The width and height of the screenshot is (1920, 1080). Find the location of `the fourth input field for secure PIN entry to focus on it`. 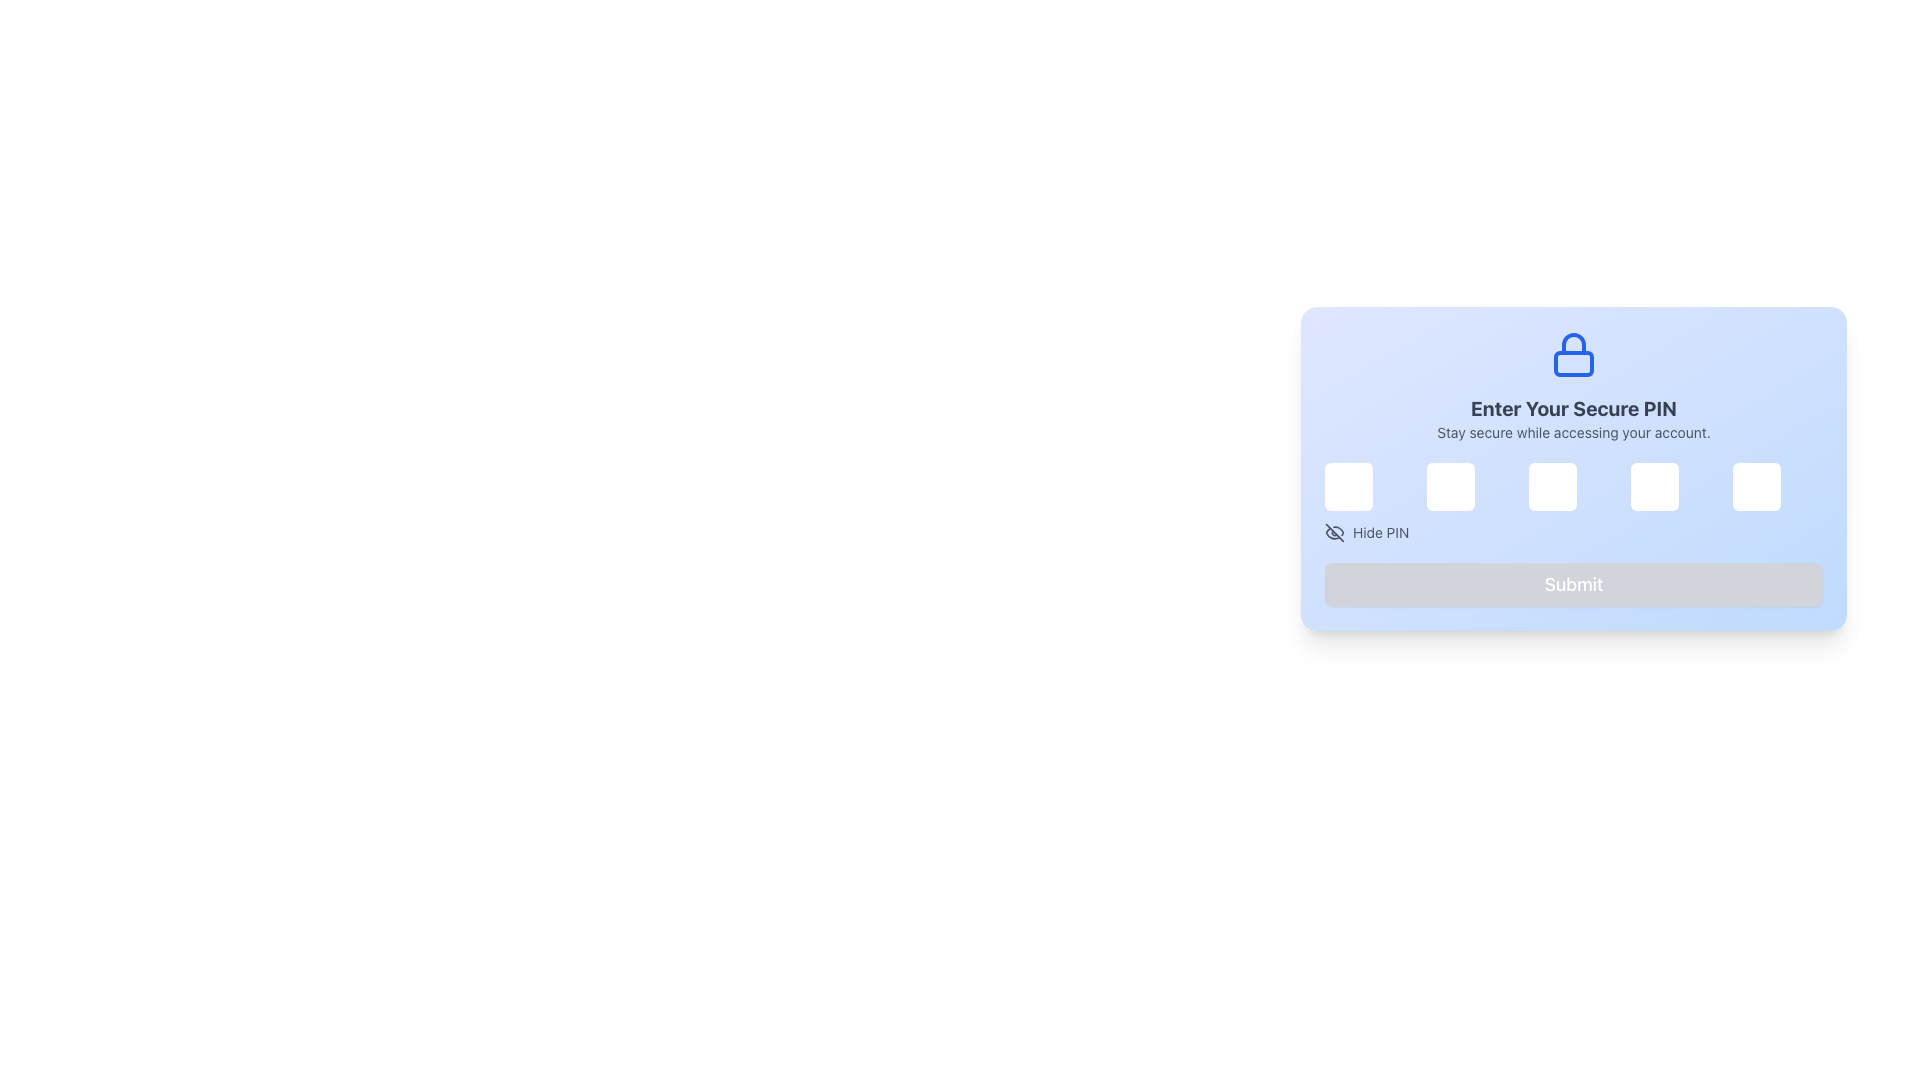

the fourth input field for secure PIN entry to focus on it is located at coordinates (1655, 486).